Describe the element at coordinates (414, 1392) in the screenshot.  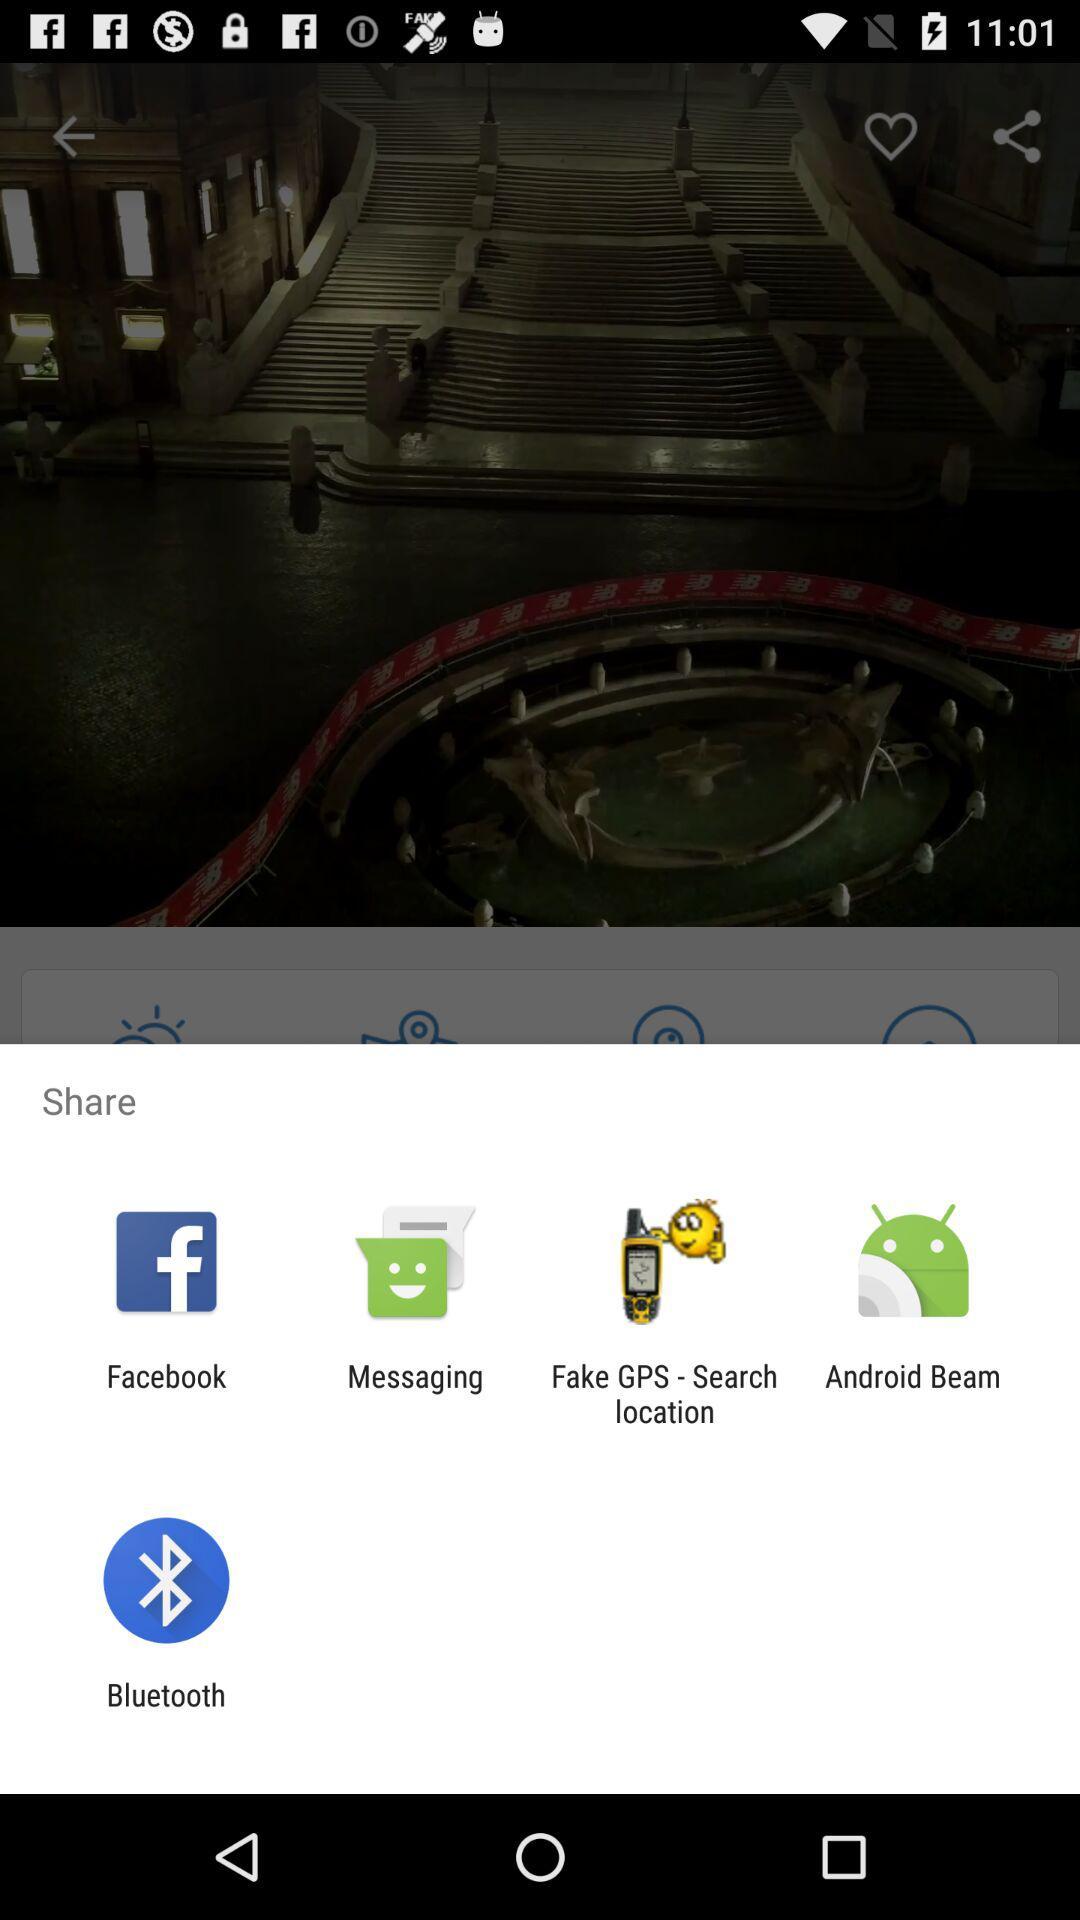
I see `the item to the right of the facebook` at that location.